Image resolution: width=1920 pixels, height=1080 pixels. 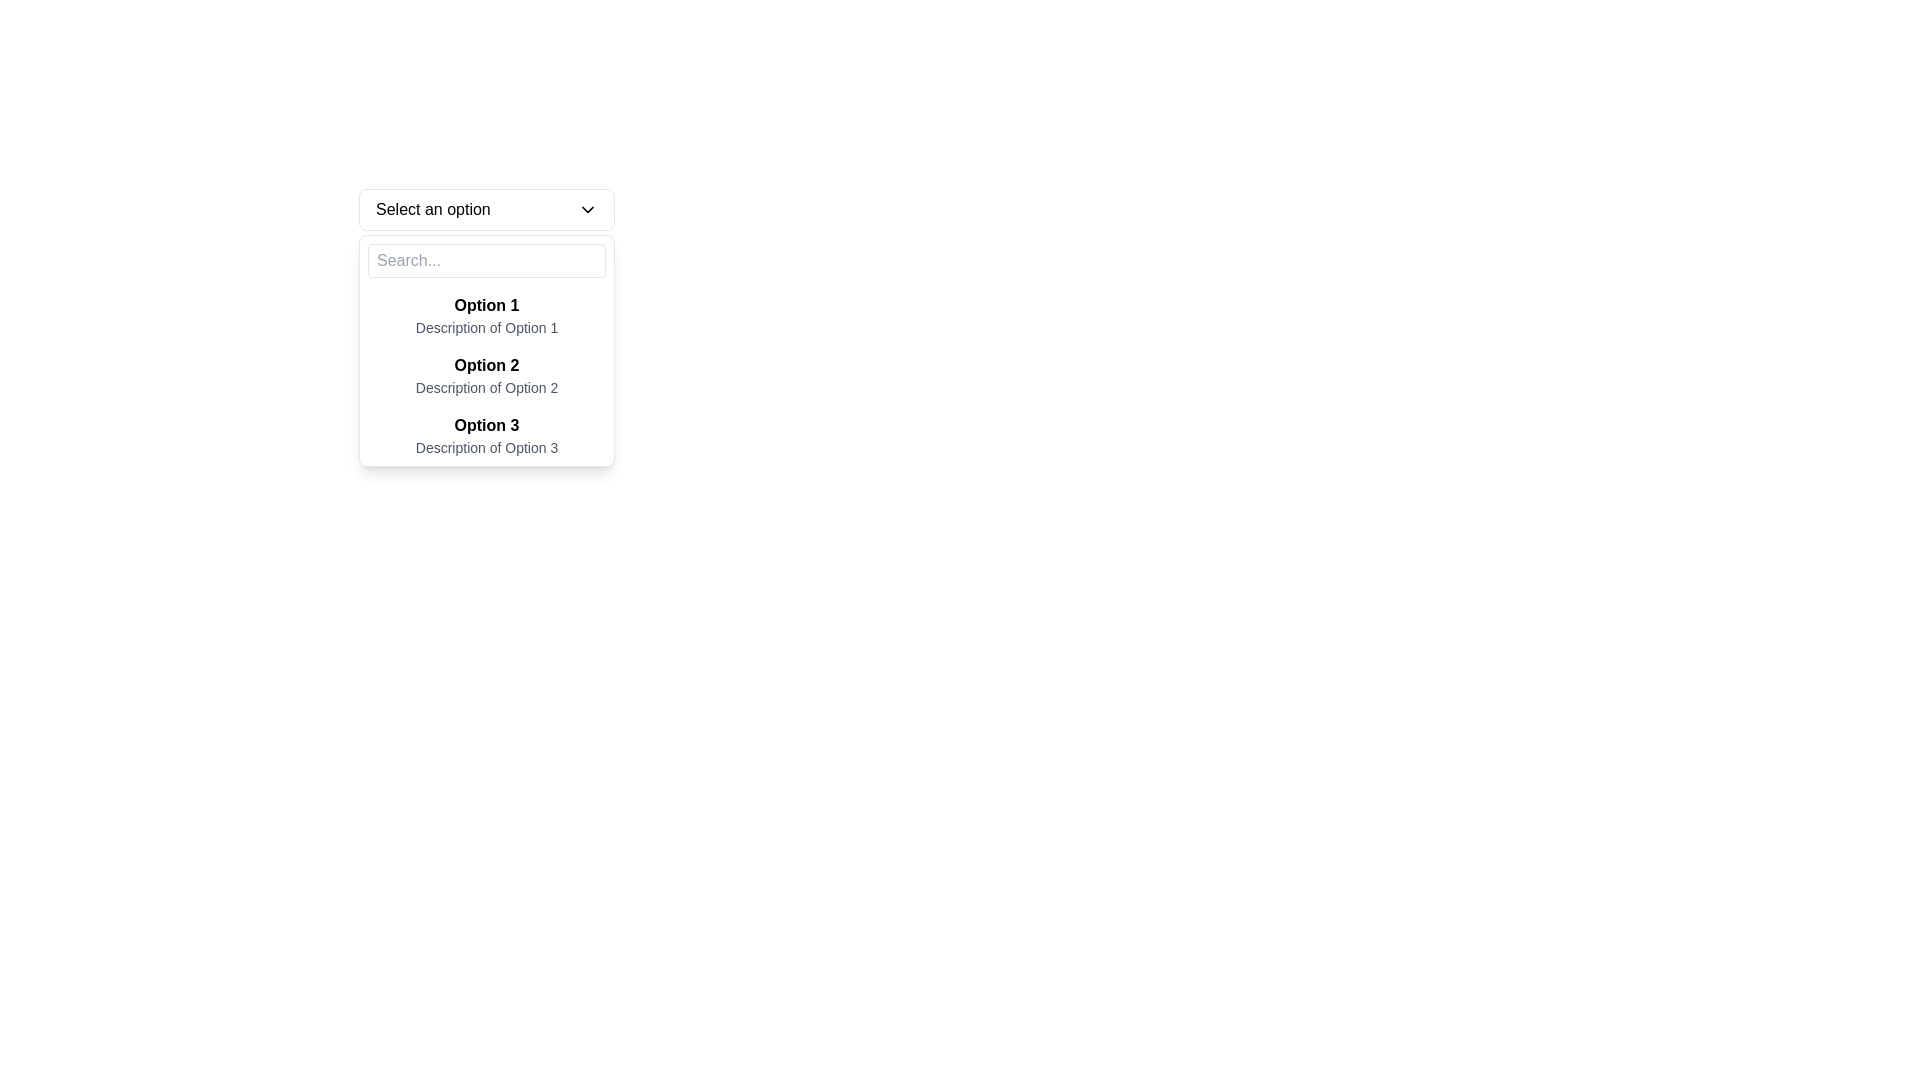 What do you see at coordinates (486, 305) in the screenshot?
I see `text from the primary title label for 'Option 1' located at the top of the dropdown menu` at bounding box center [486, 305].